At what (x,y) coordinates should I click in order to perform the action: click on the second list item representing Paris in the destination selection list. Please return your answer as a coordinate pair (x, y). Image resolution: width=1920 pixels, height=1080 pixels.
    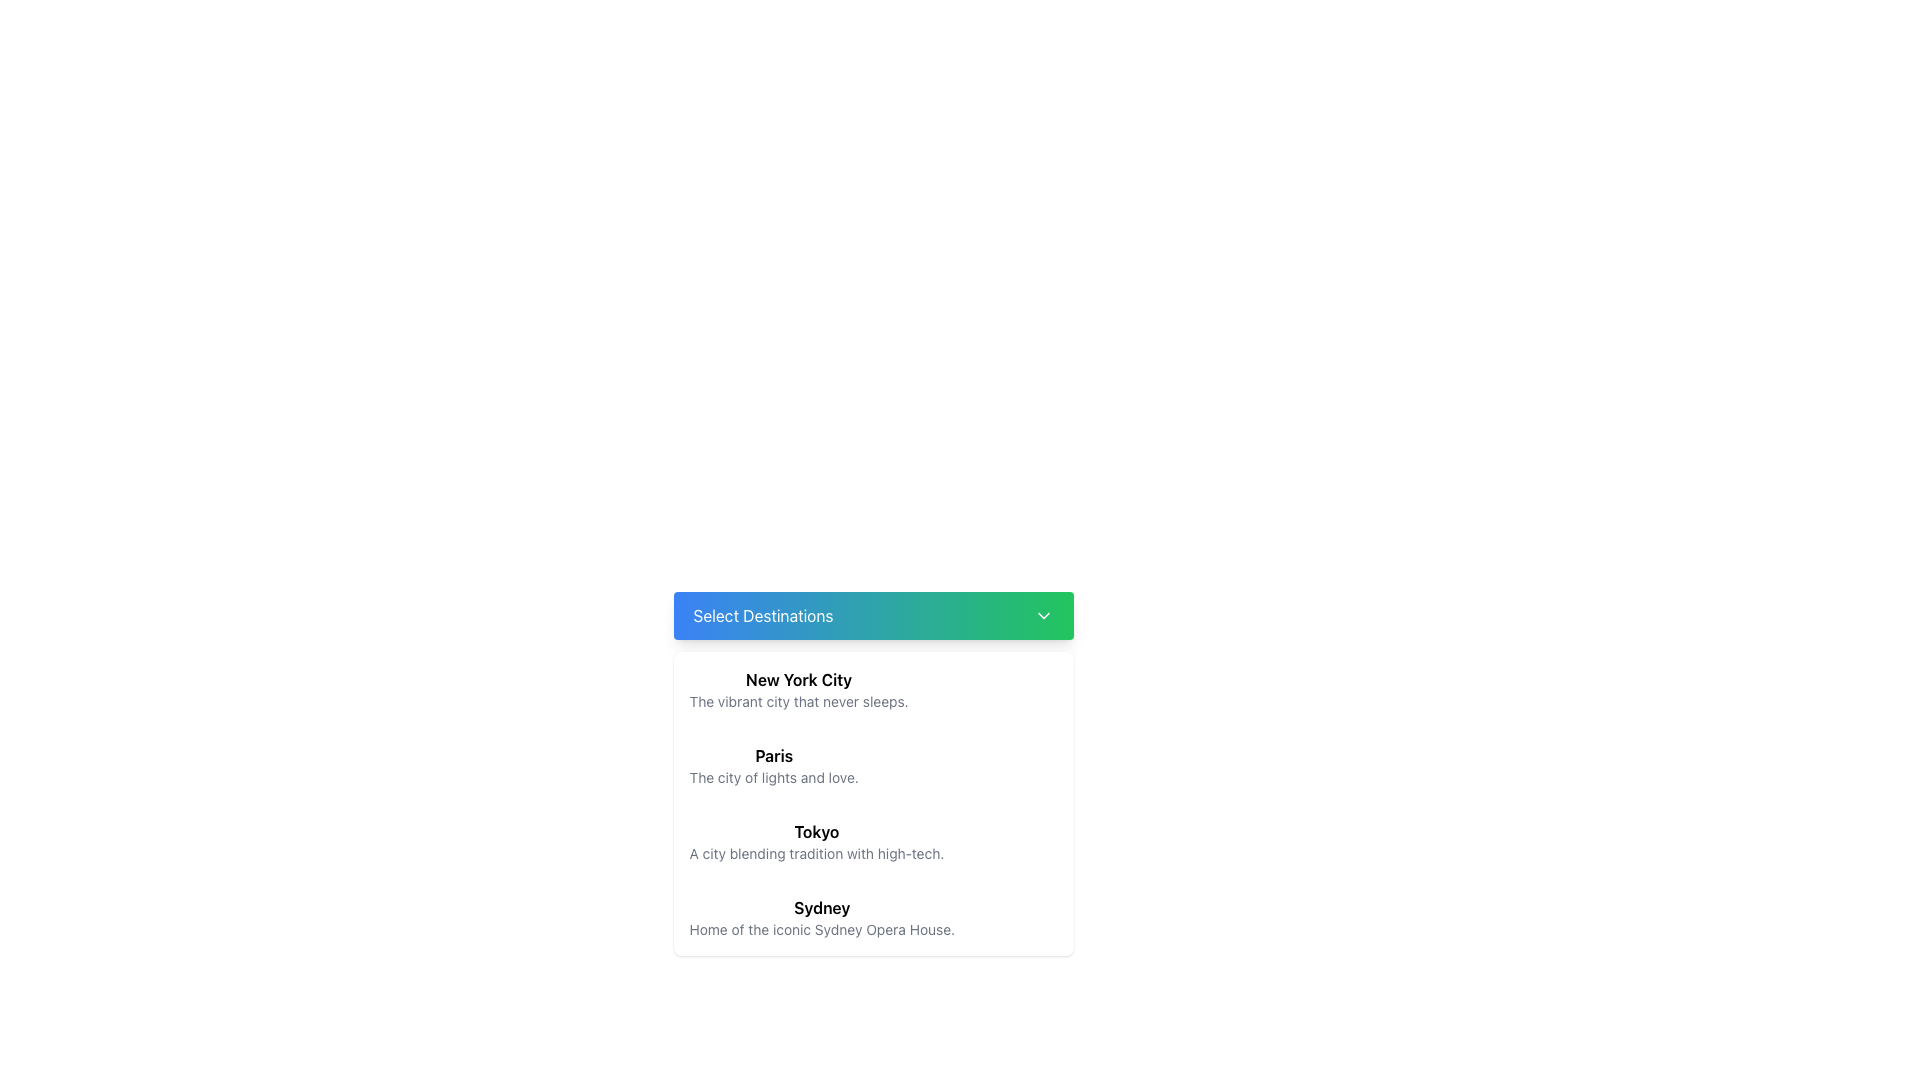
    Looking at the image, I should click on (773, 765).